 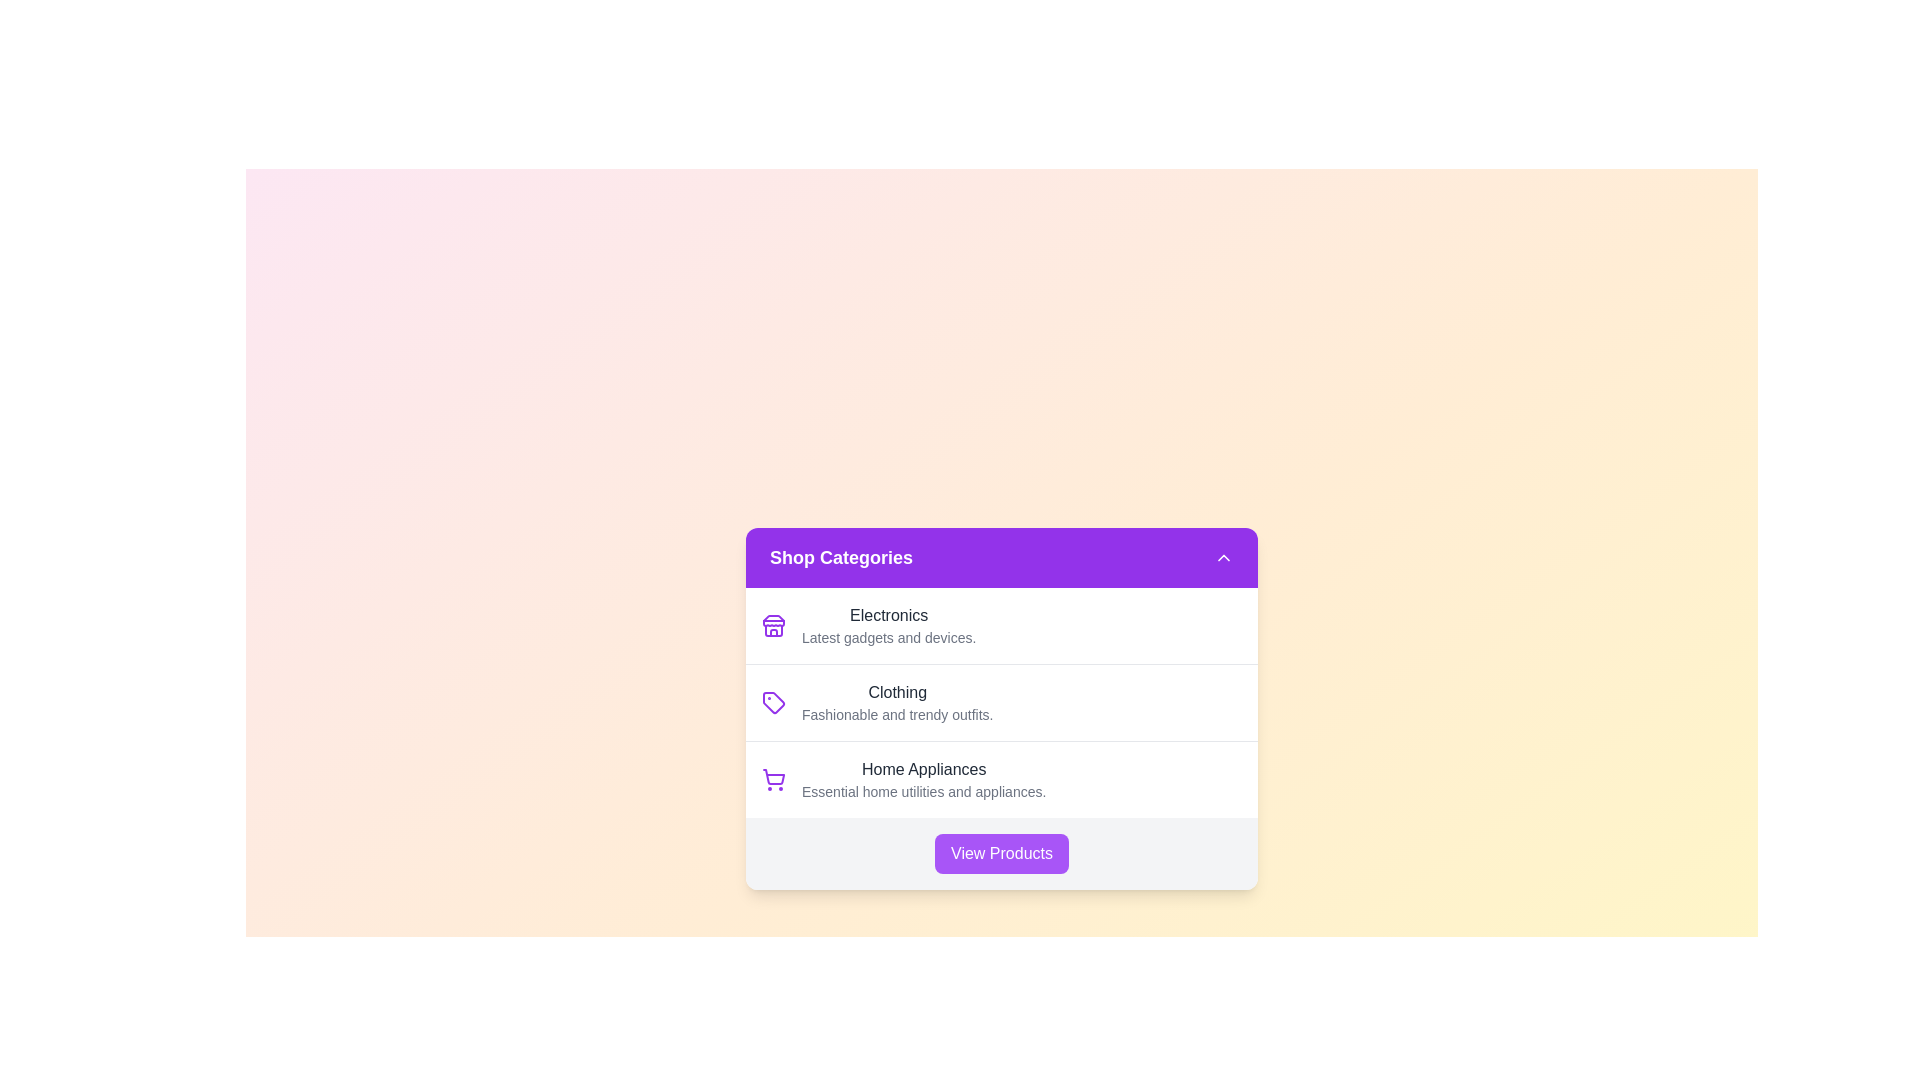 What do you see at coordinates (887, 615) in the screenshot?
I see `the text element labeled Electronics` at bounding box center [887, 615].